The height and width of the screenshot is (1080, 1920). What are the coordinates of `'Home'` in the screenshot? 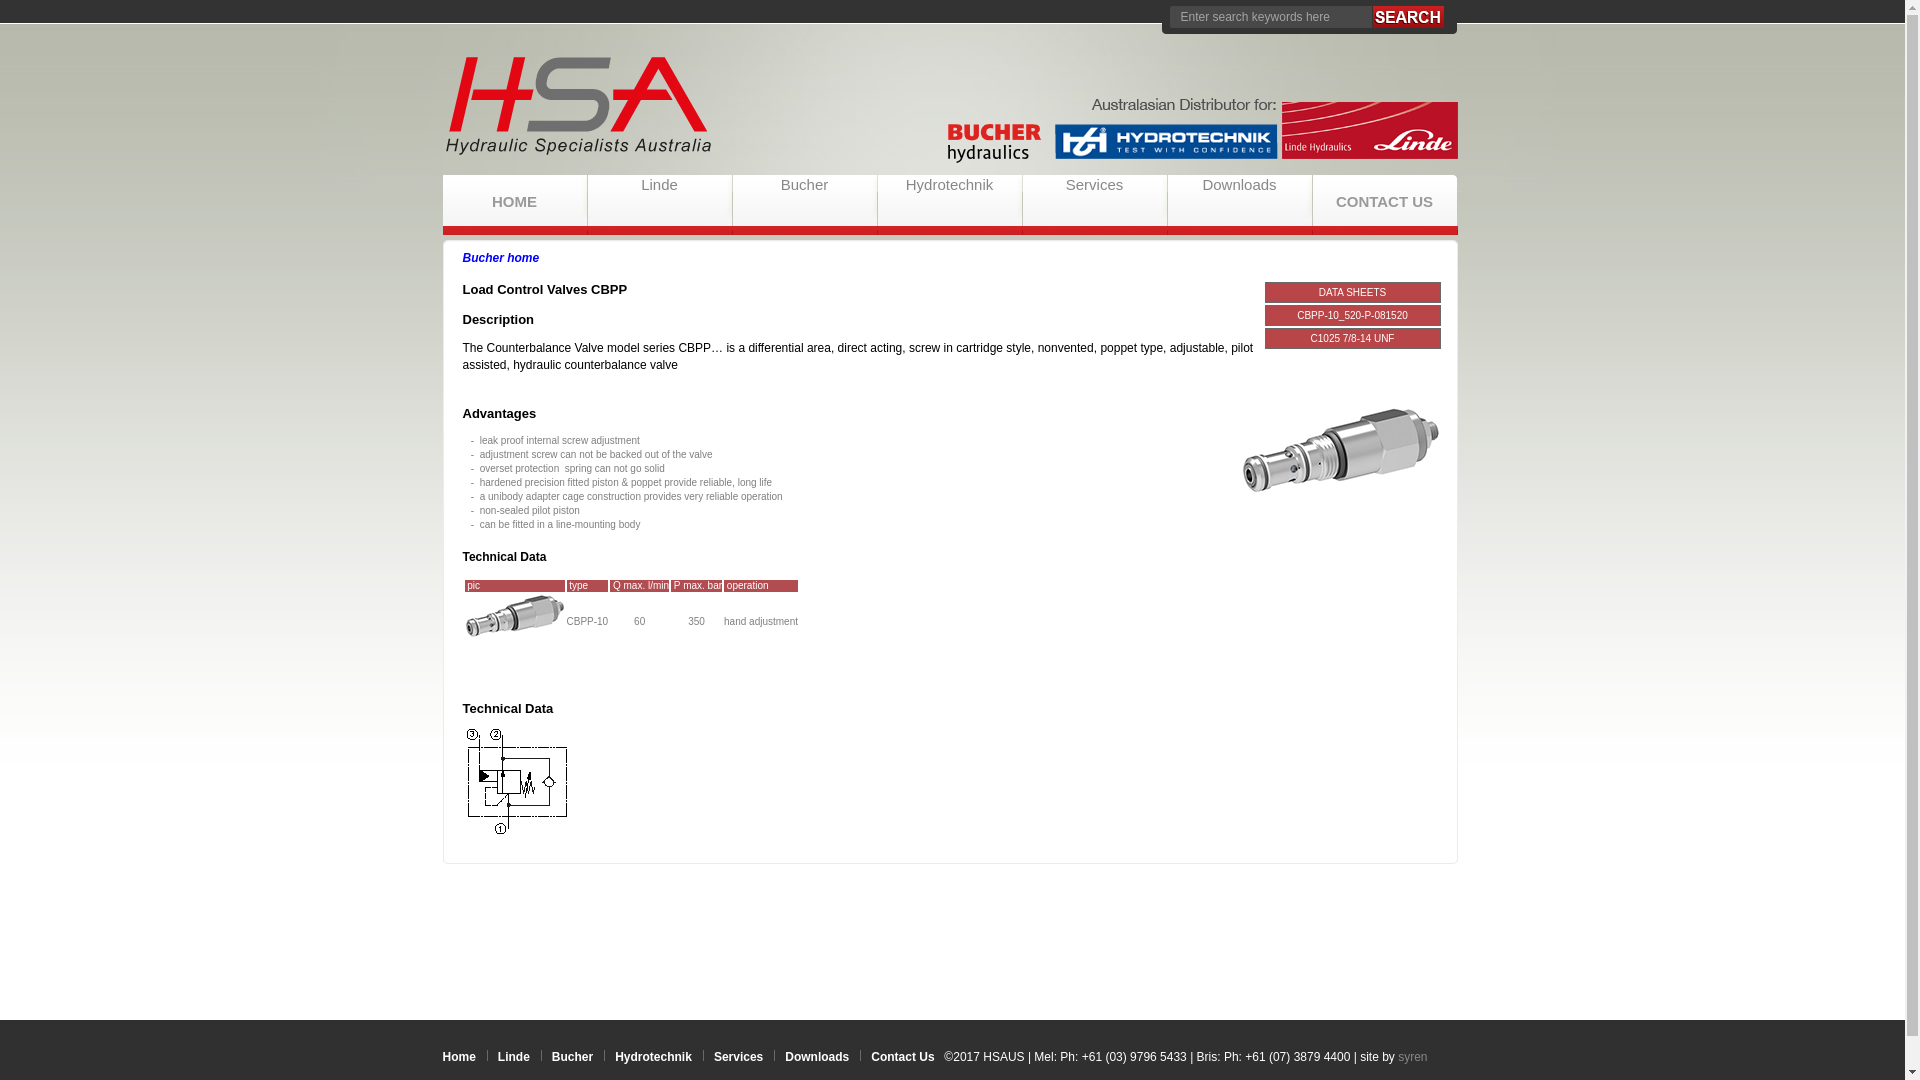 It's located at (457, 1055).